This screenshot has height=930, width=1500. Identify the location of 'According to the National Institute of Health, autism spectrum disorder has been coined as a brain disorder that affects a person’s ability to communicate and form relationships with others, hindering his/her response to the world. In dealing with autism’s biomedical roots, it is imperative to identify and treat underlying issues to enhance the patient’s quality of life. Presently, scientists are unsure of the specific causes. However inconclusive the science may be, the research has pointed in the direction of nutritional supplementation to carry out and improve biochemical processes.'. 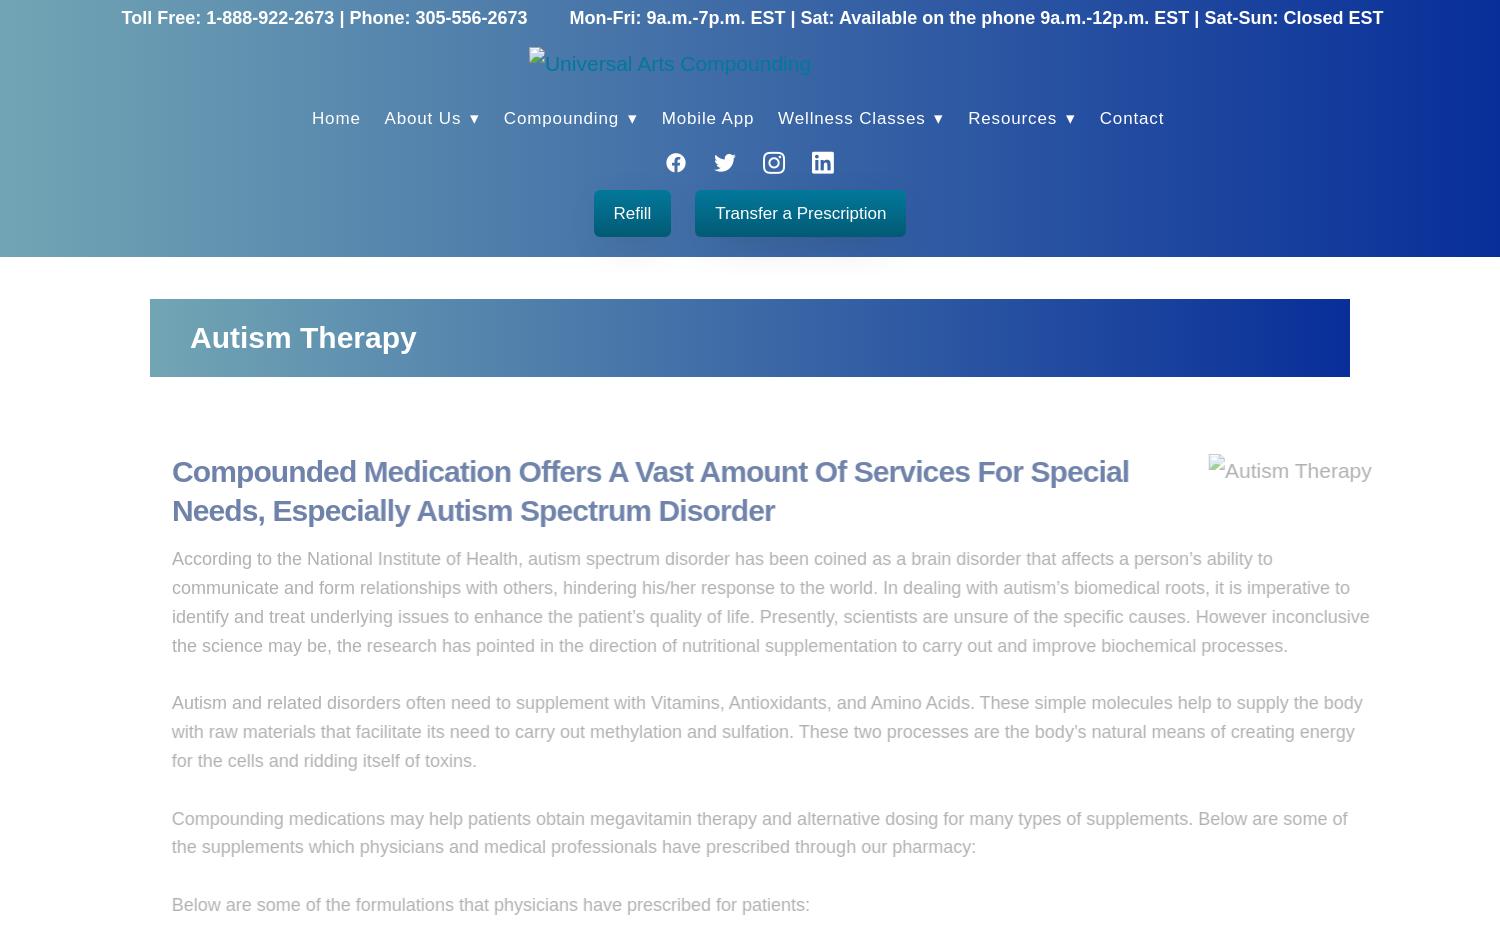
(747, 601).